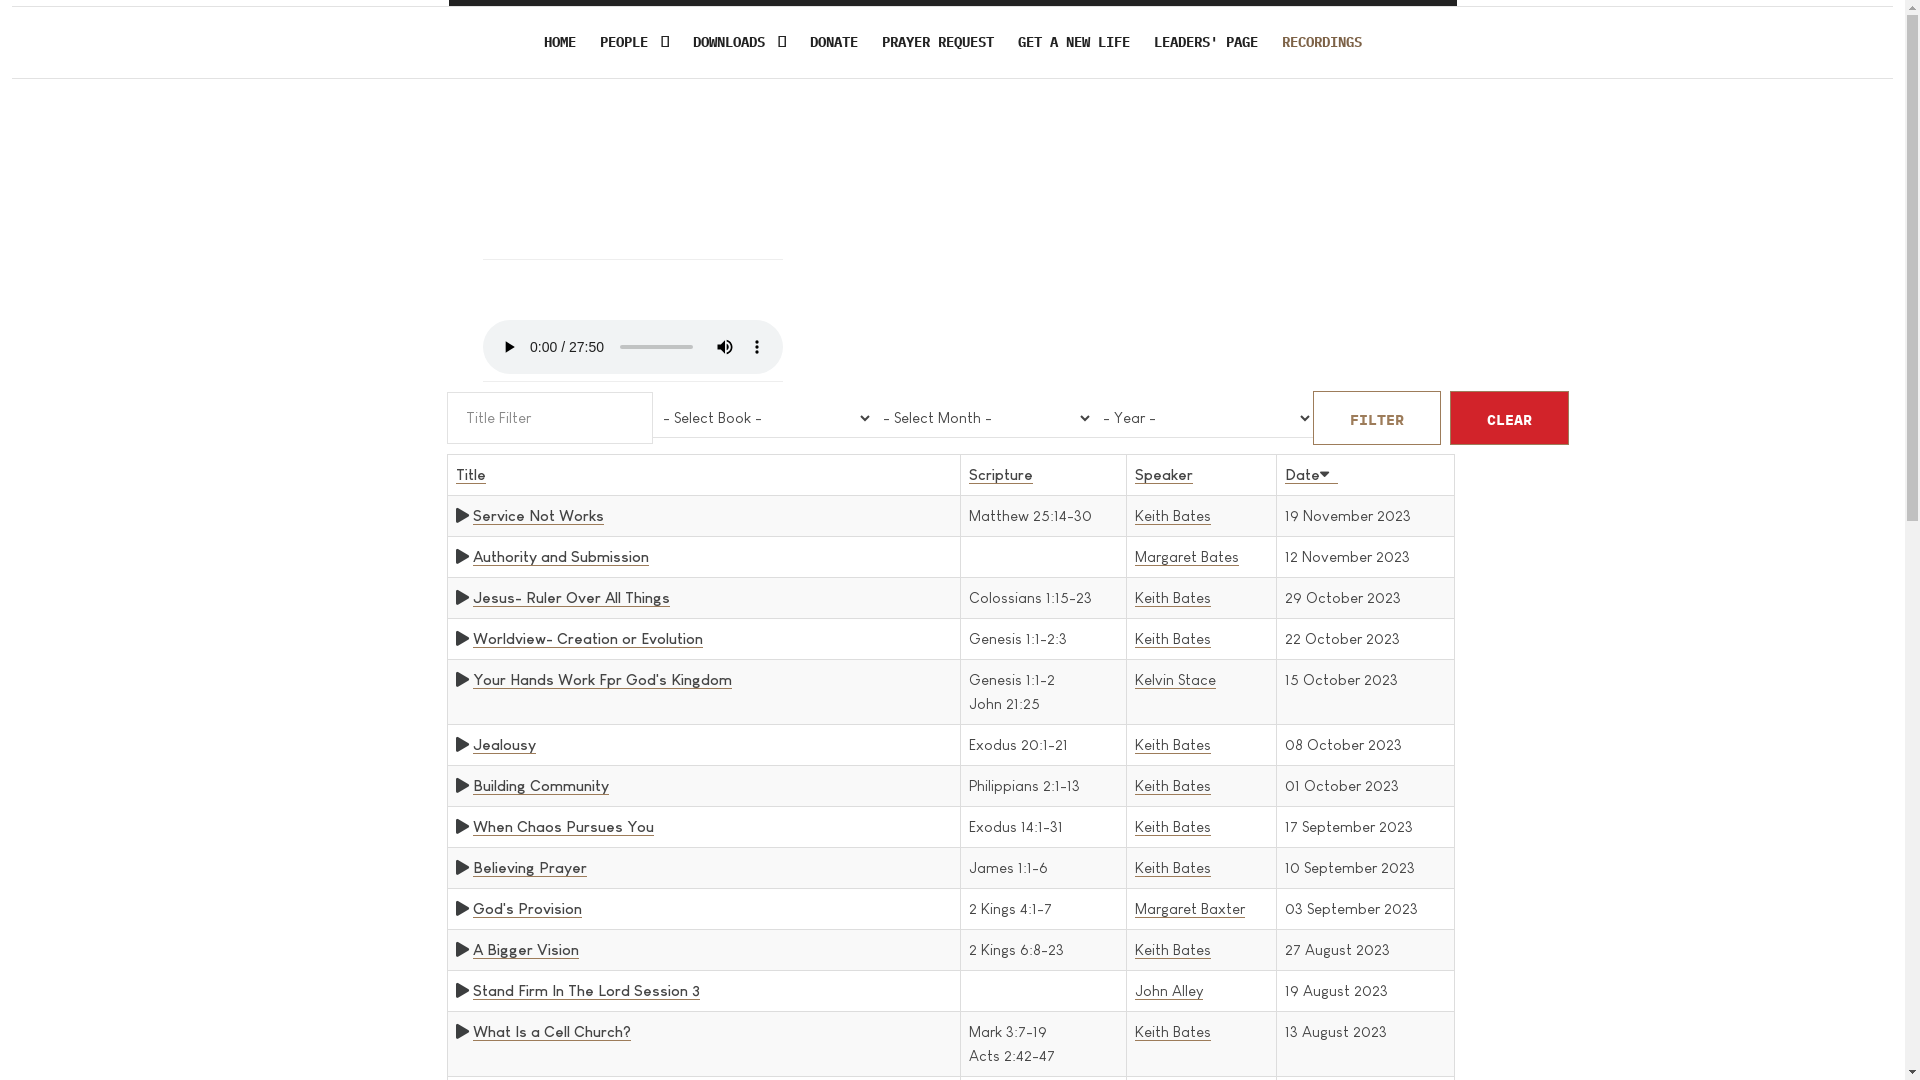 The image size is (1920, 1080). I want to click on 'PRAYER REQUEST', so click(869, 42).